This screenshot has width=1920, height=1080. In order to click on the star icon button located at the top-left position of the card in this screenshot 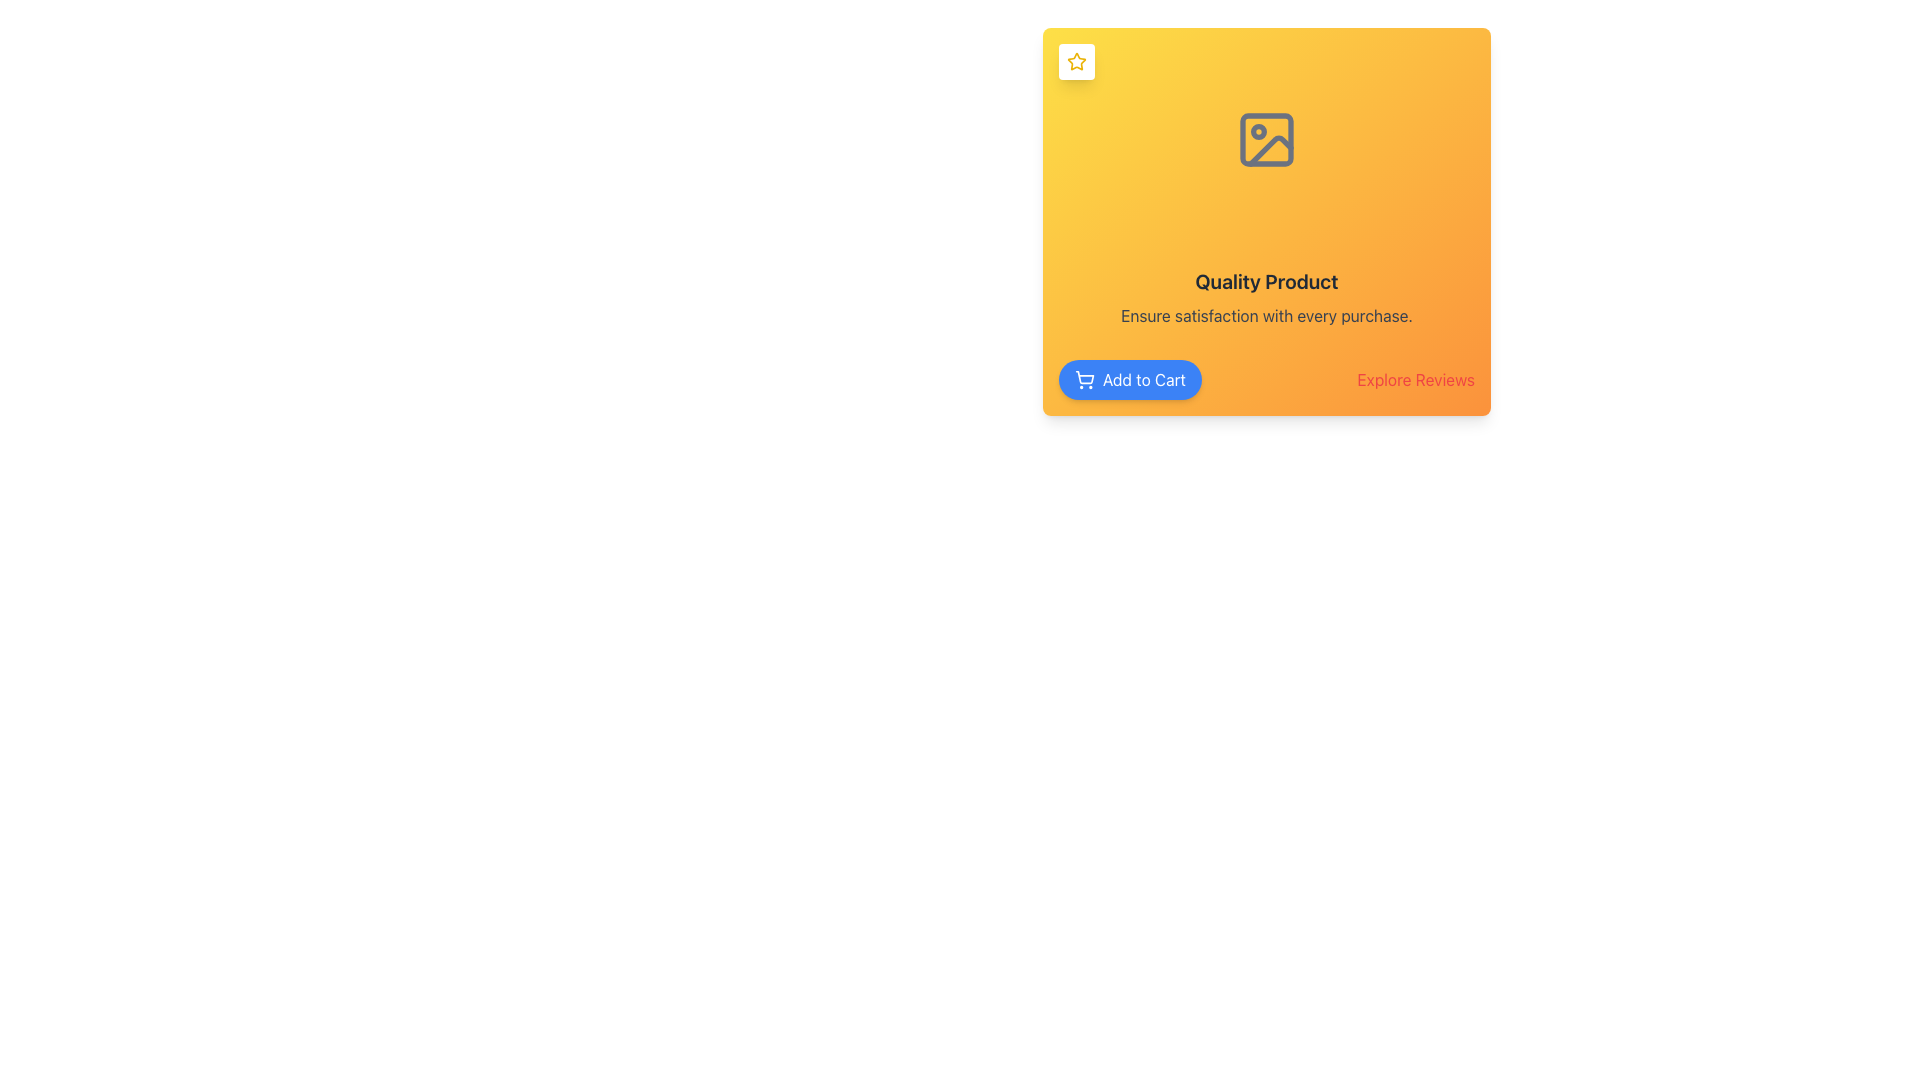, I will do `click(1075, 60)`.